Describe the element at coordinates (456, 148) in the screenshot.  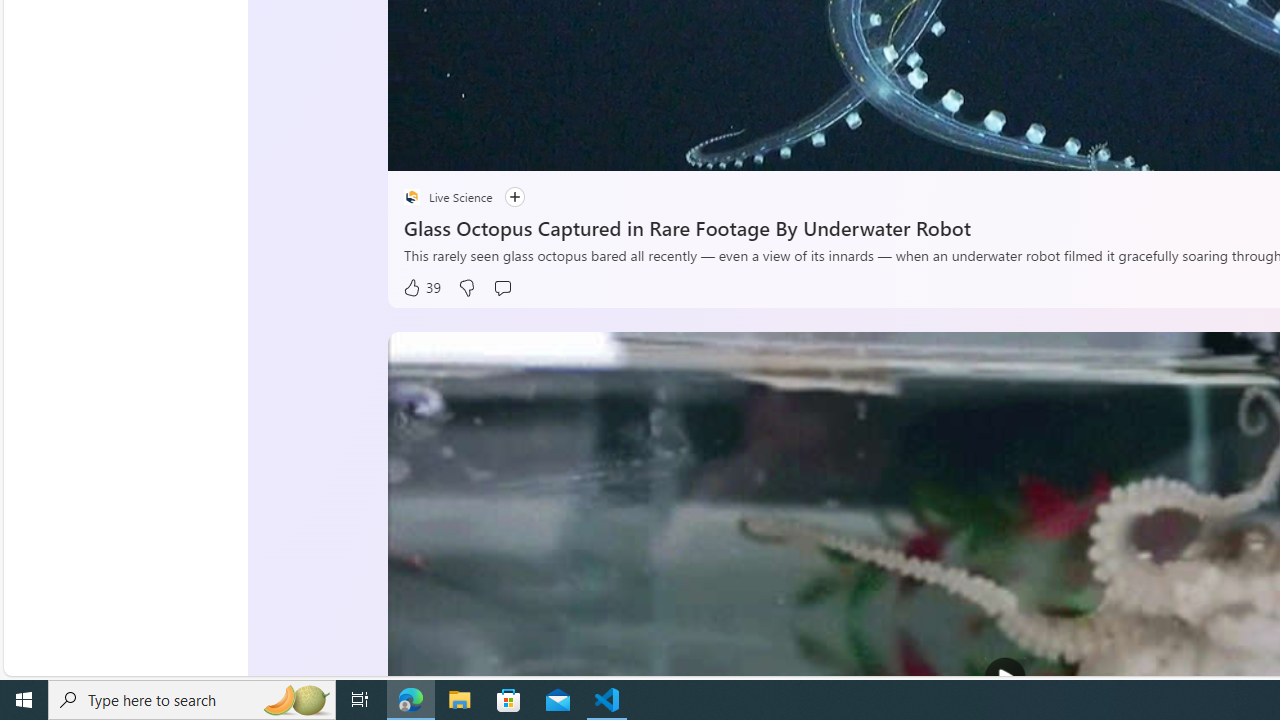
I see `'Seek Back'` at that location.